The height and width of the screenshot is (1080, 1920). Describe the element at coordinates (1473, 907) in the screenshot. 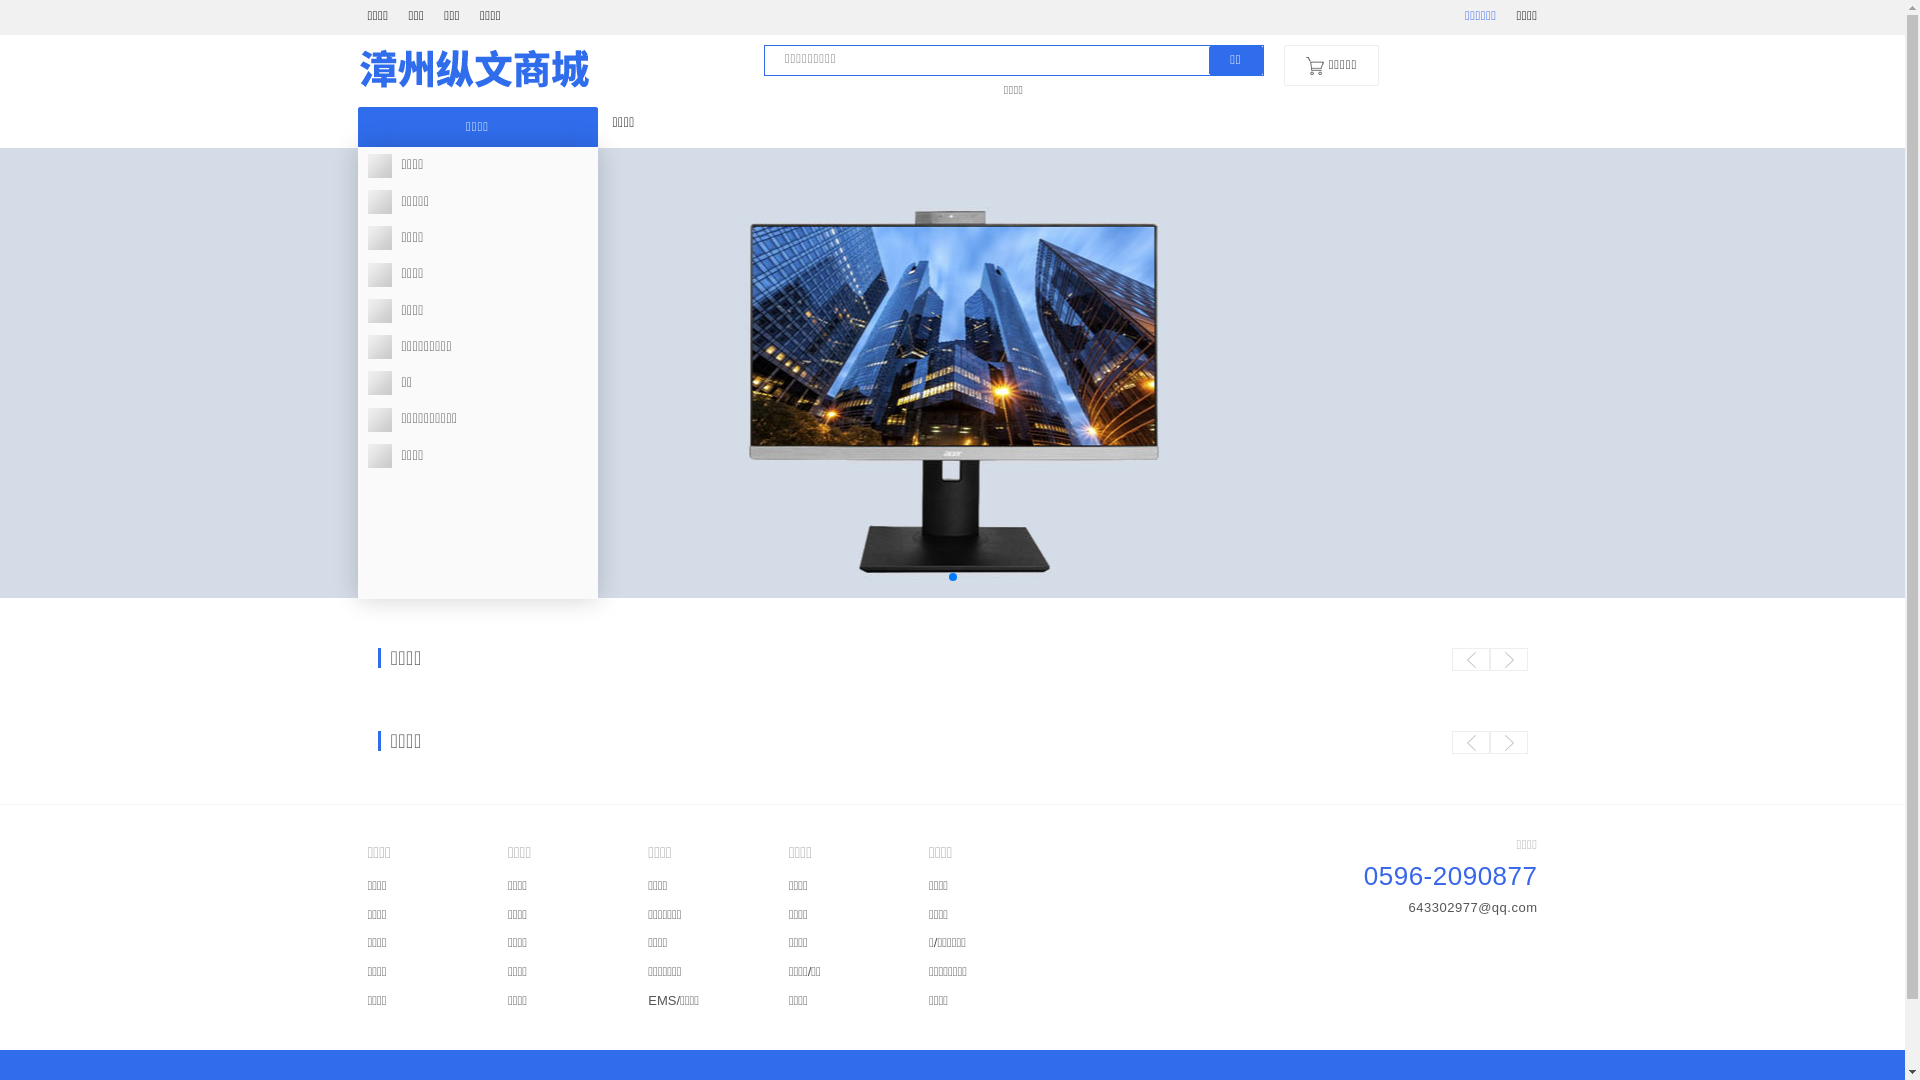

I see `'643302977@qq.com'` at that location.